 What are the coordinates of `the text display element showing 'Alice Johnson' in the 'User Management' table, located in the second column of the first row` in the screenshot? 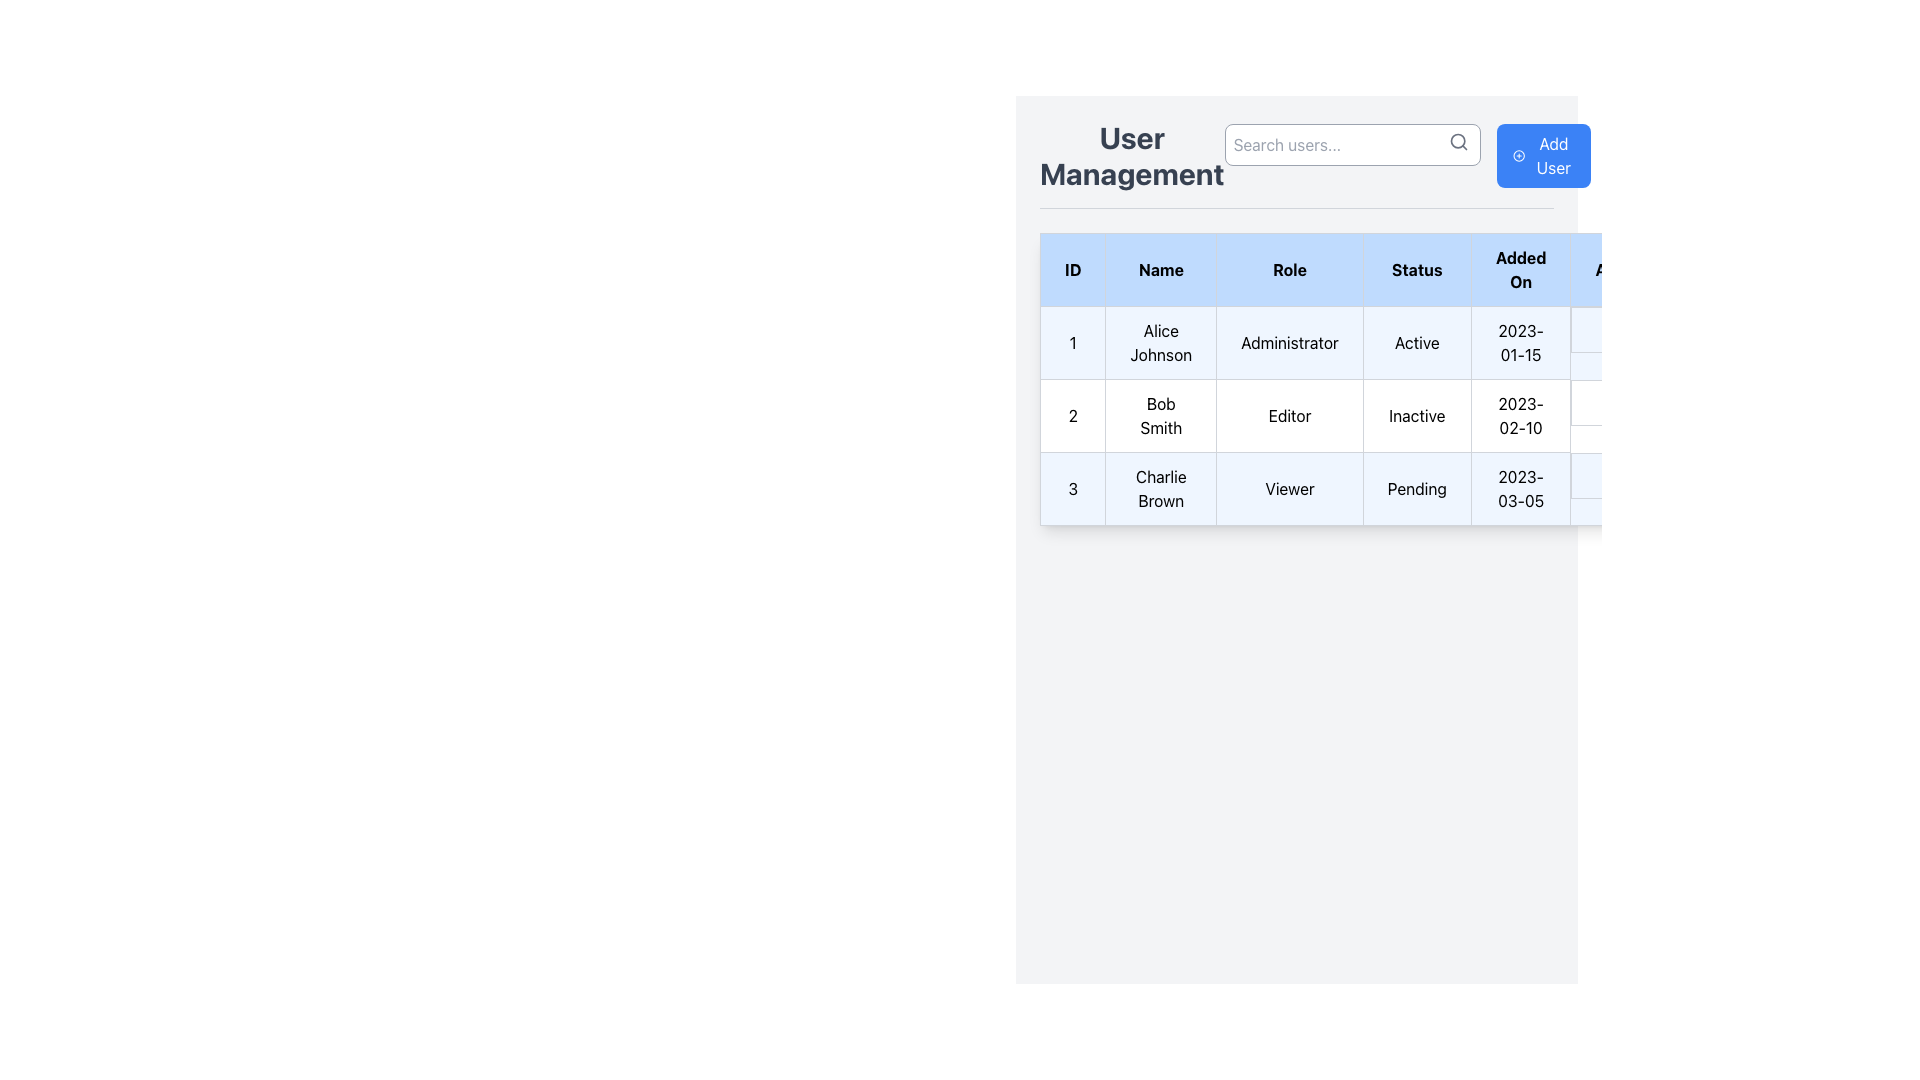 It's located at (1161, 342).